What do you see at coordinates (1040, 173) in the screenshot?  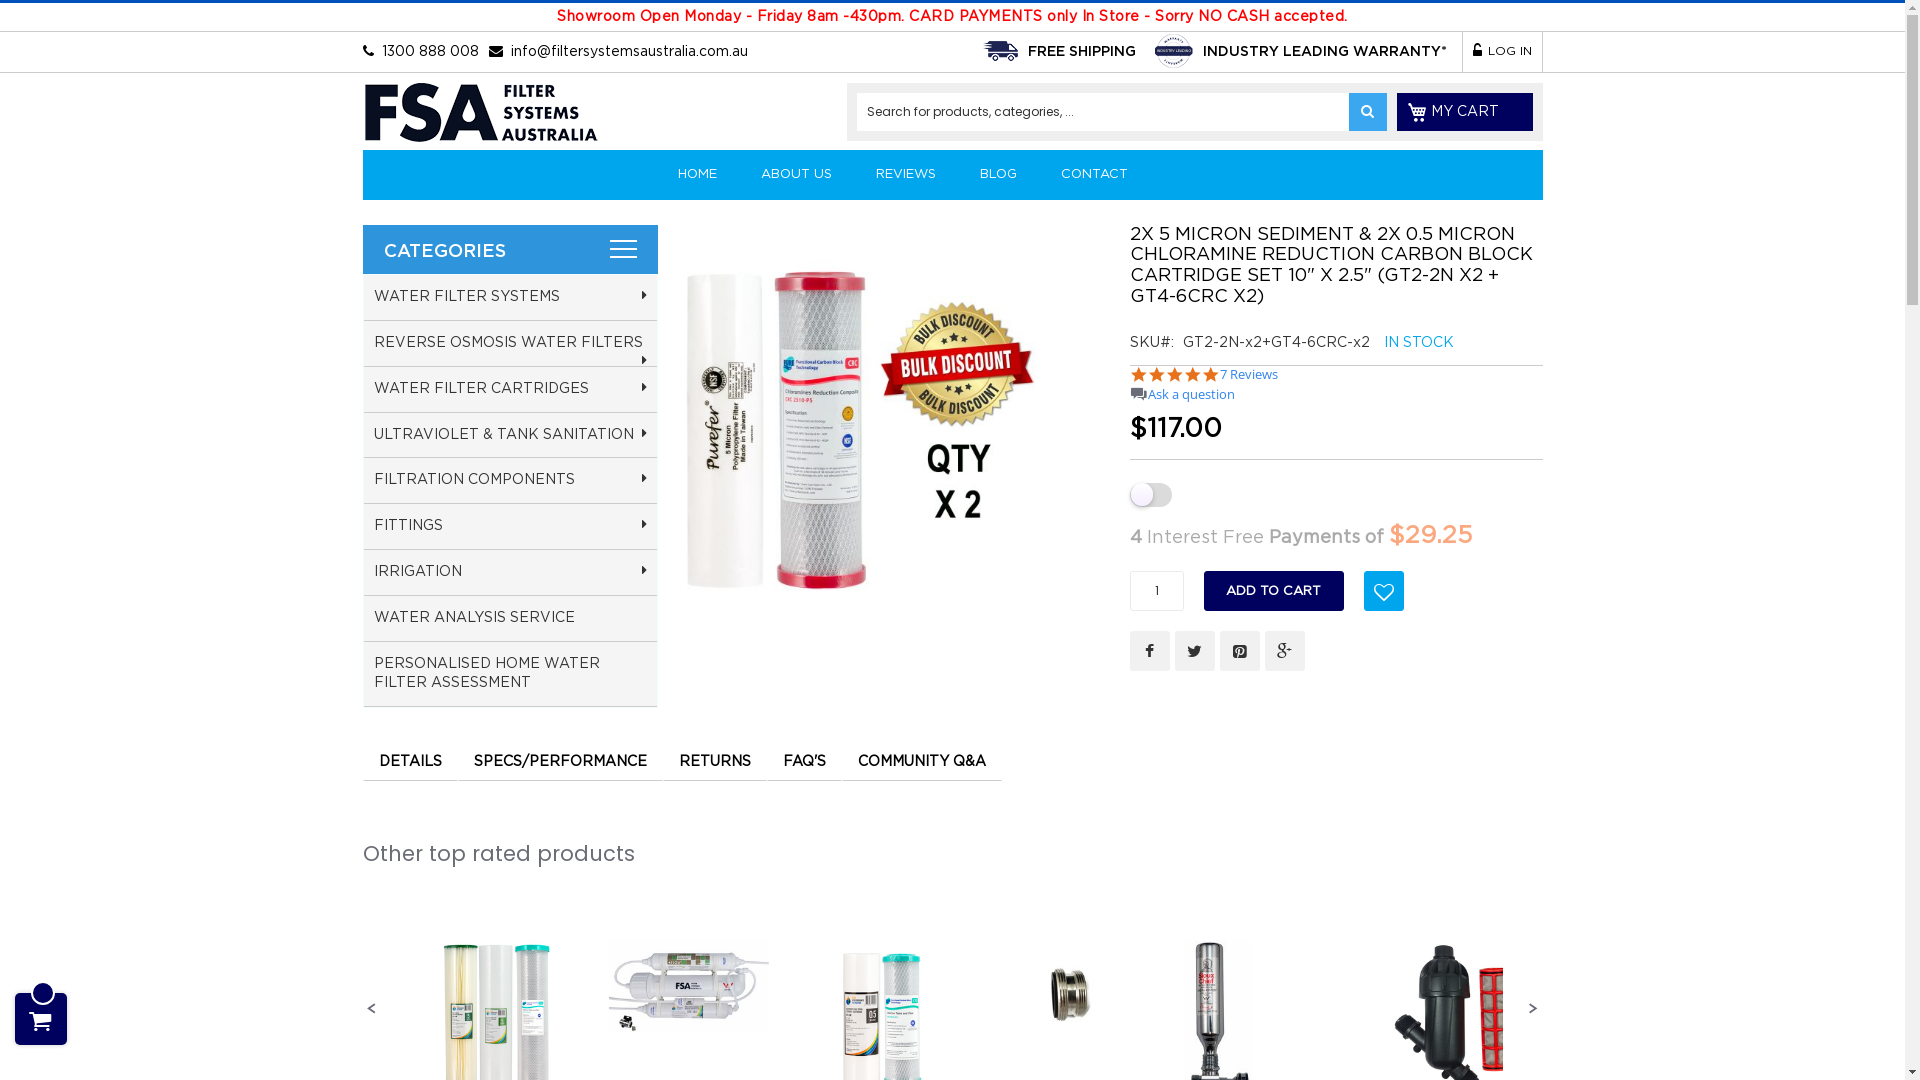 I see `'CONTACT'` at bounding box center [1040, 173].